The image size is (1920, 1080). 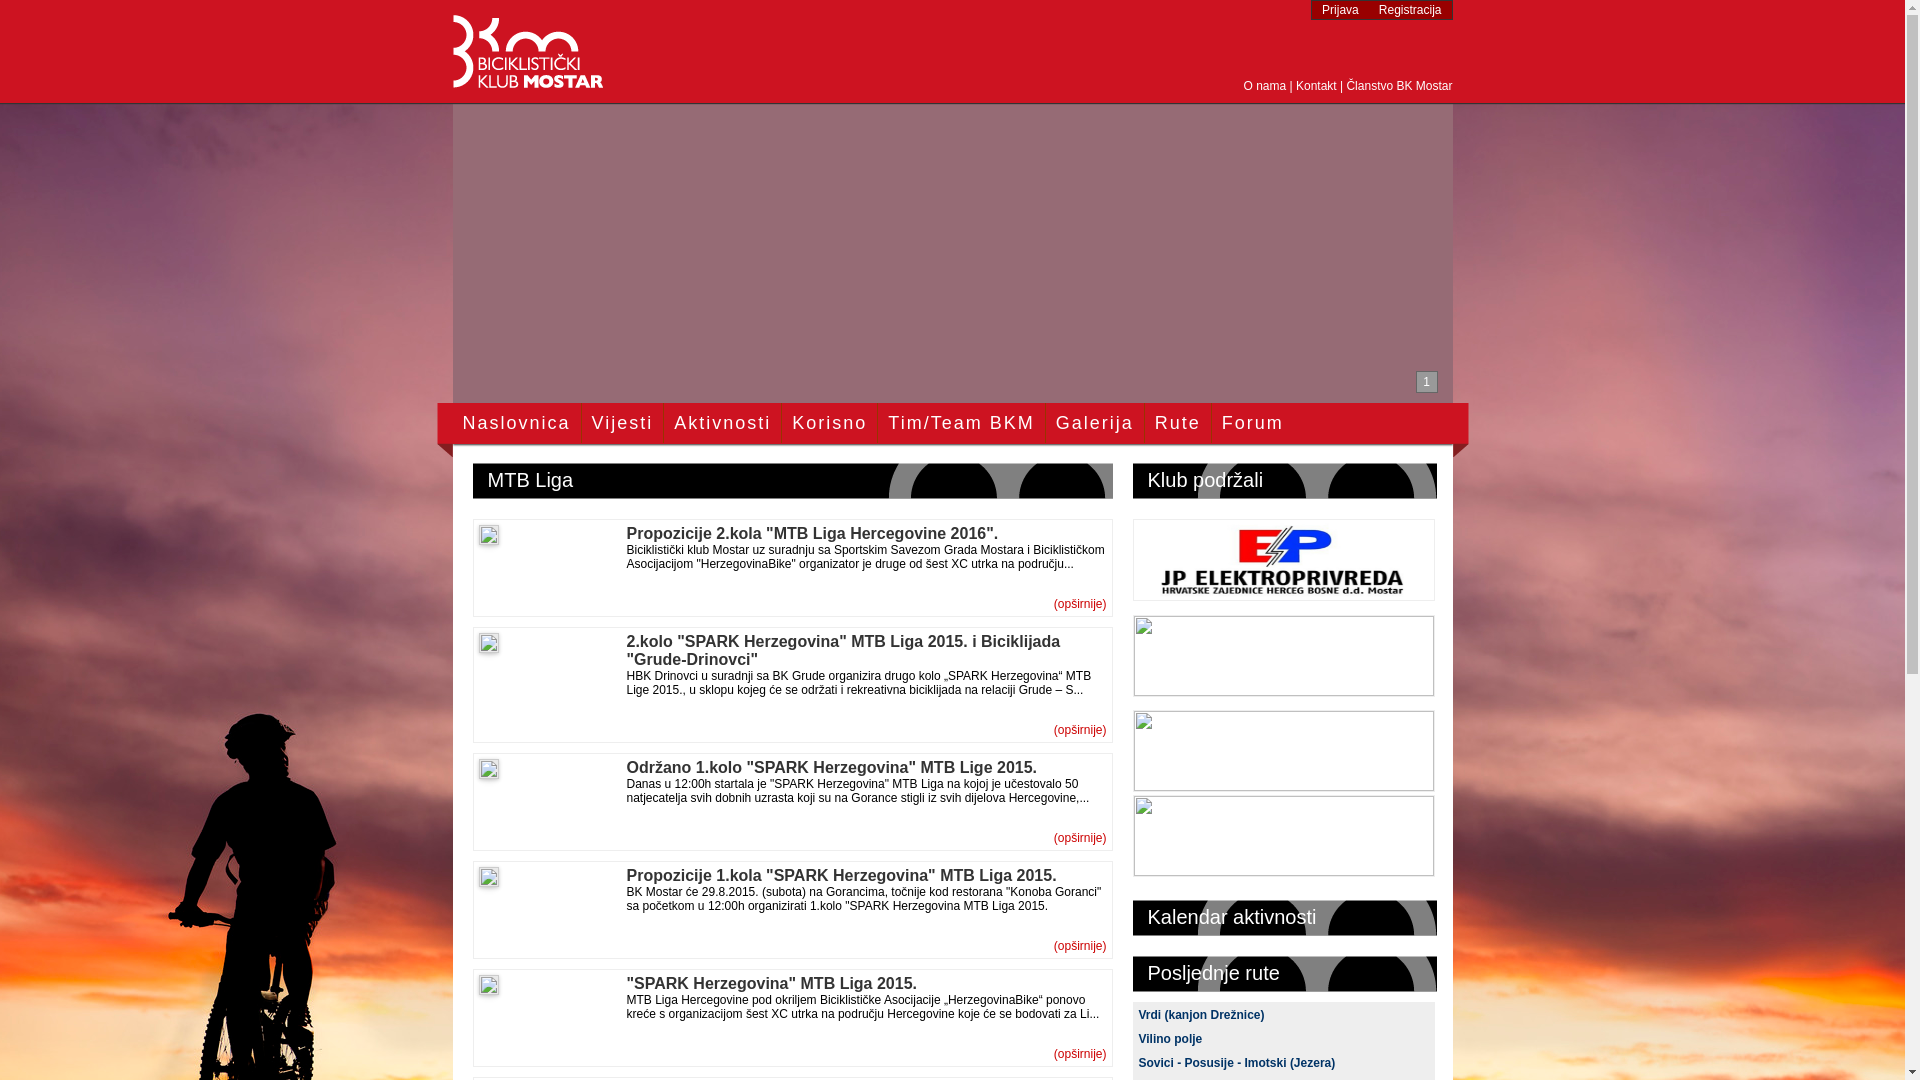 I want to click on 'Kontakt', so click(x=1316, y=84).